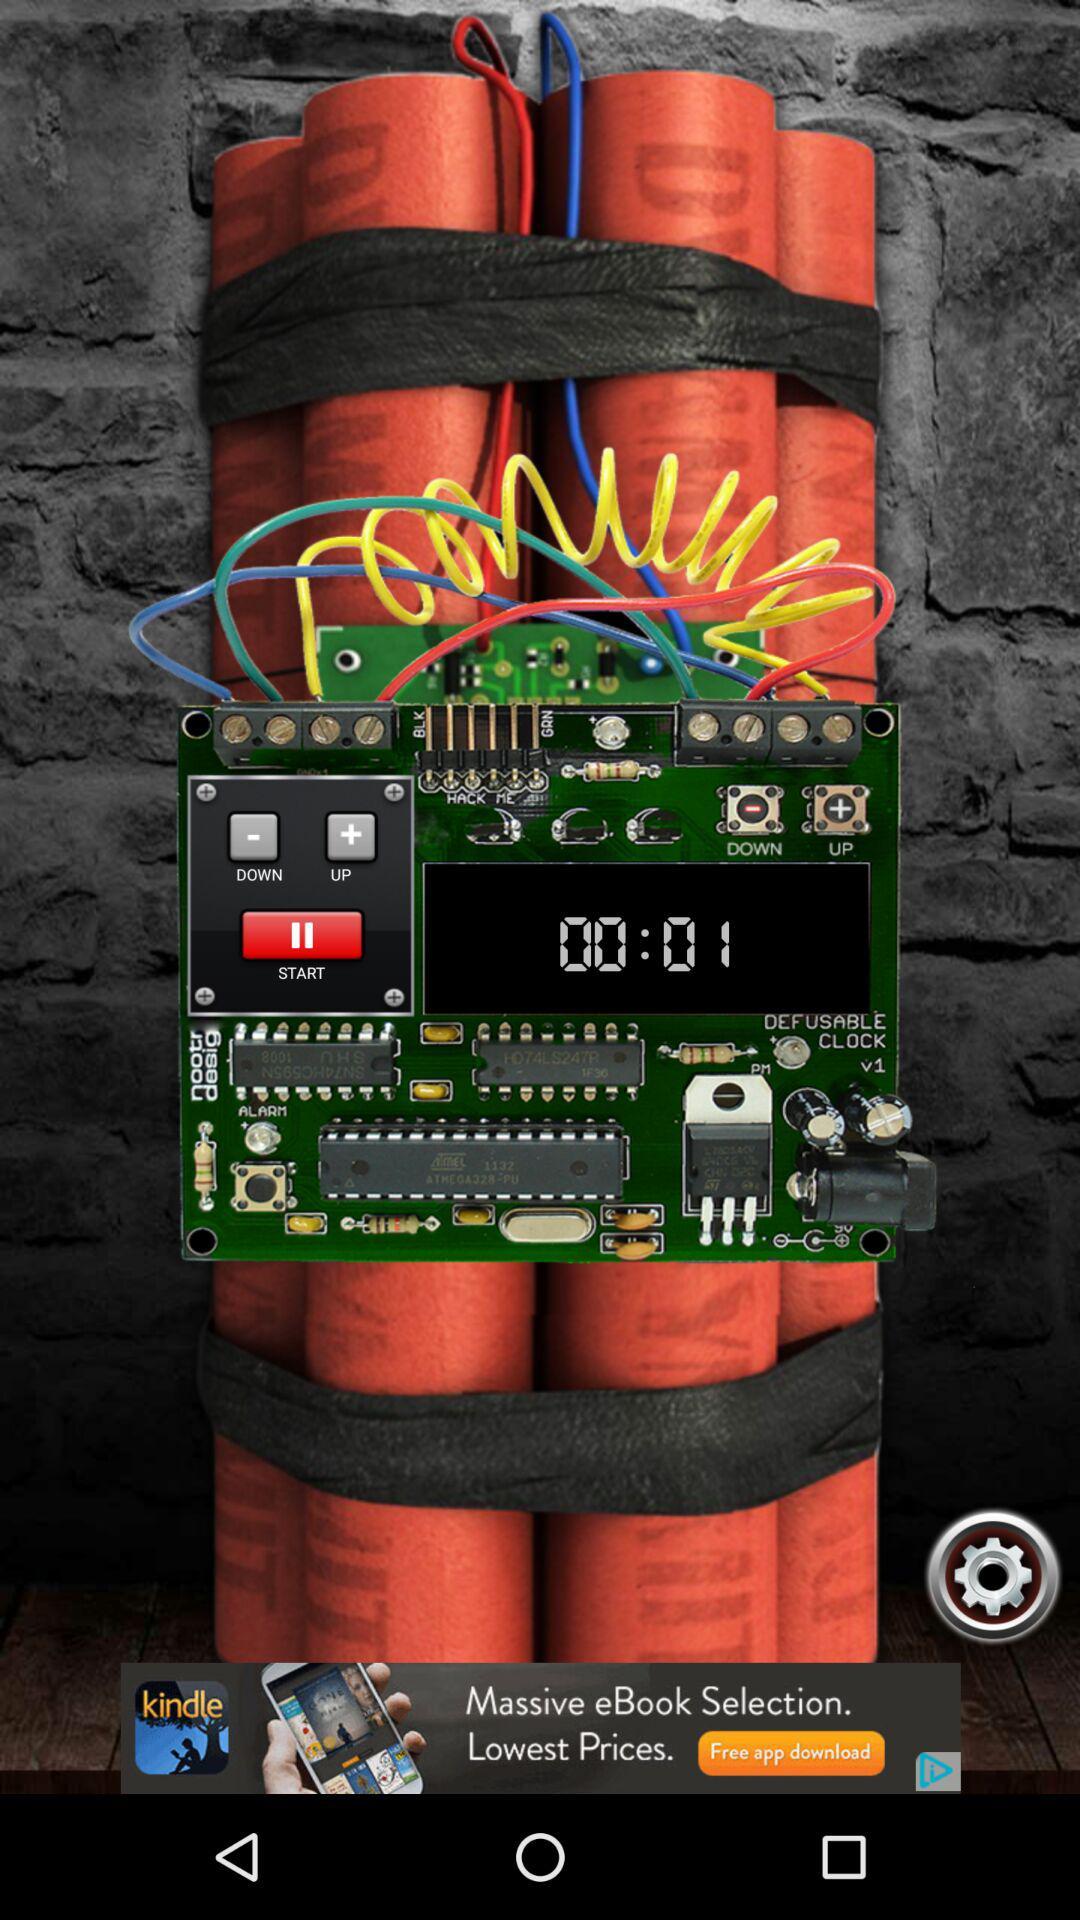 This screenshot has height=1920, width=1080. I want to click on the add icon, so click(350, 899).